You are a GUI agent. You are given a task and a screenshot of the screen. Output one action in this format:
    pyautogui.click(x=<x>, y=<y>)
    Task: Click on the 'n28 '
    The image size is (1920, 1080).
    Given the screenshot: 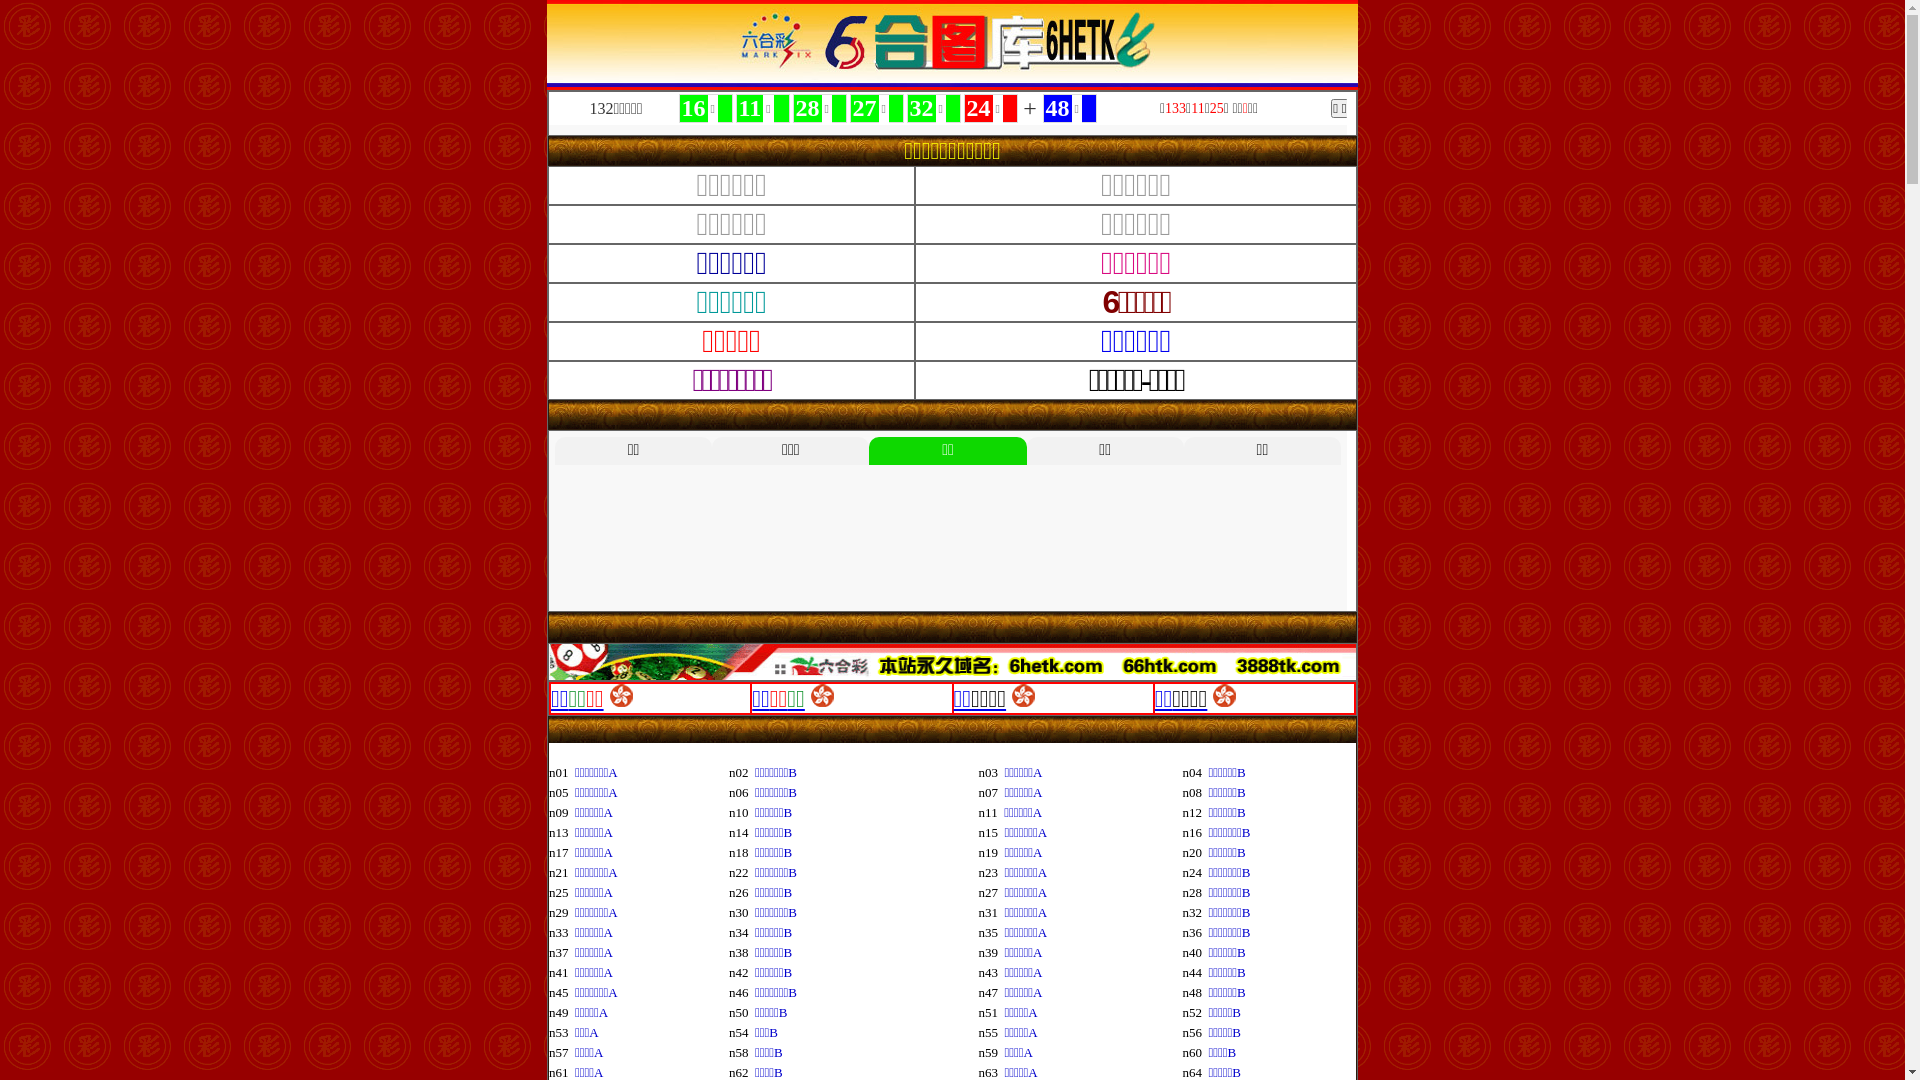 What is the action you would take?
    pyautogui.click(x=1195, y=891)
    